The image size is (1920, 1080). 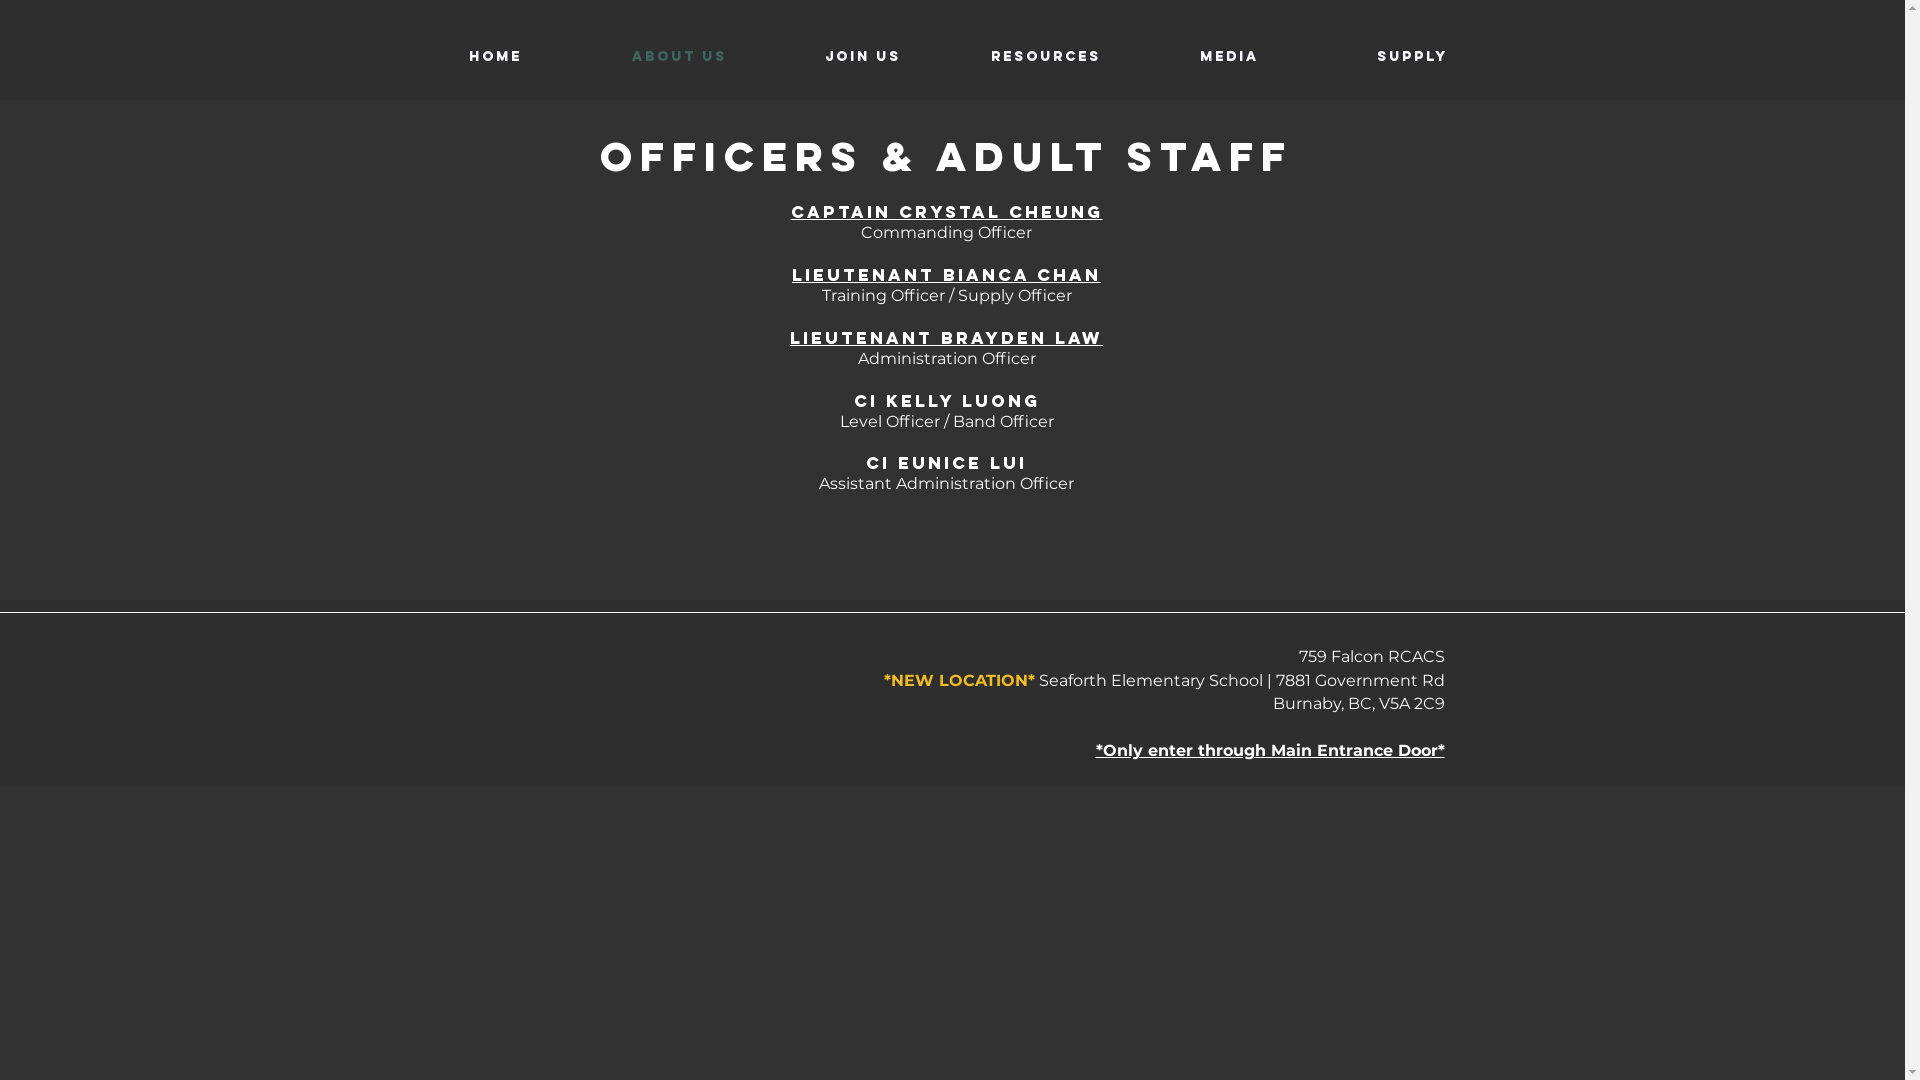 I want to click on 'Supply', so click(x=1320, y=56).